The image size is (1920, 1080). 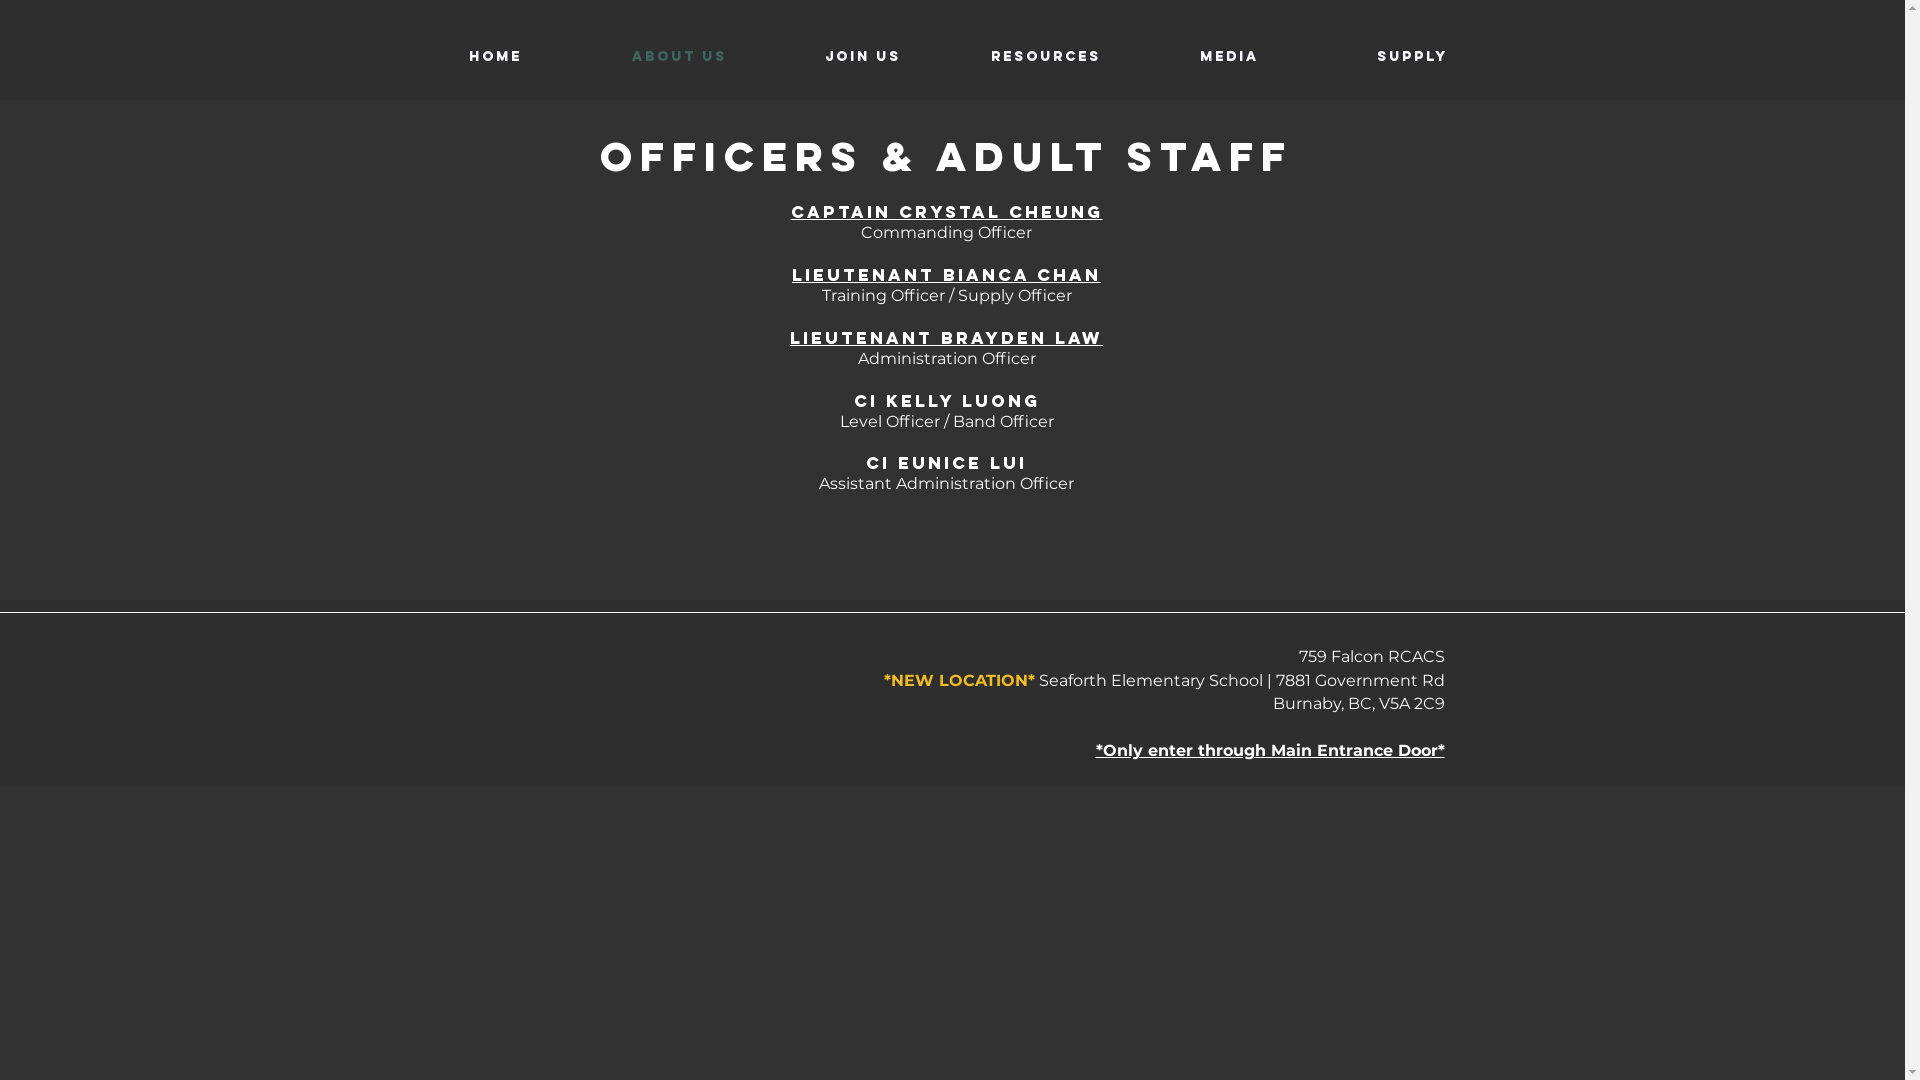 I want to click on 'Supply', so click(x=1320, y=56).